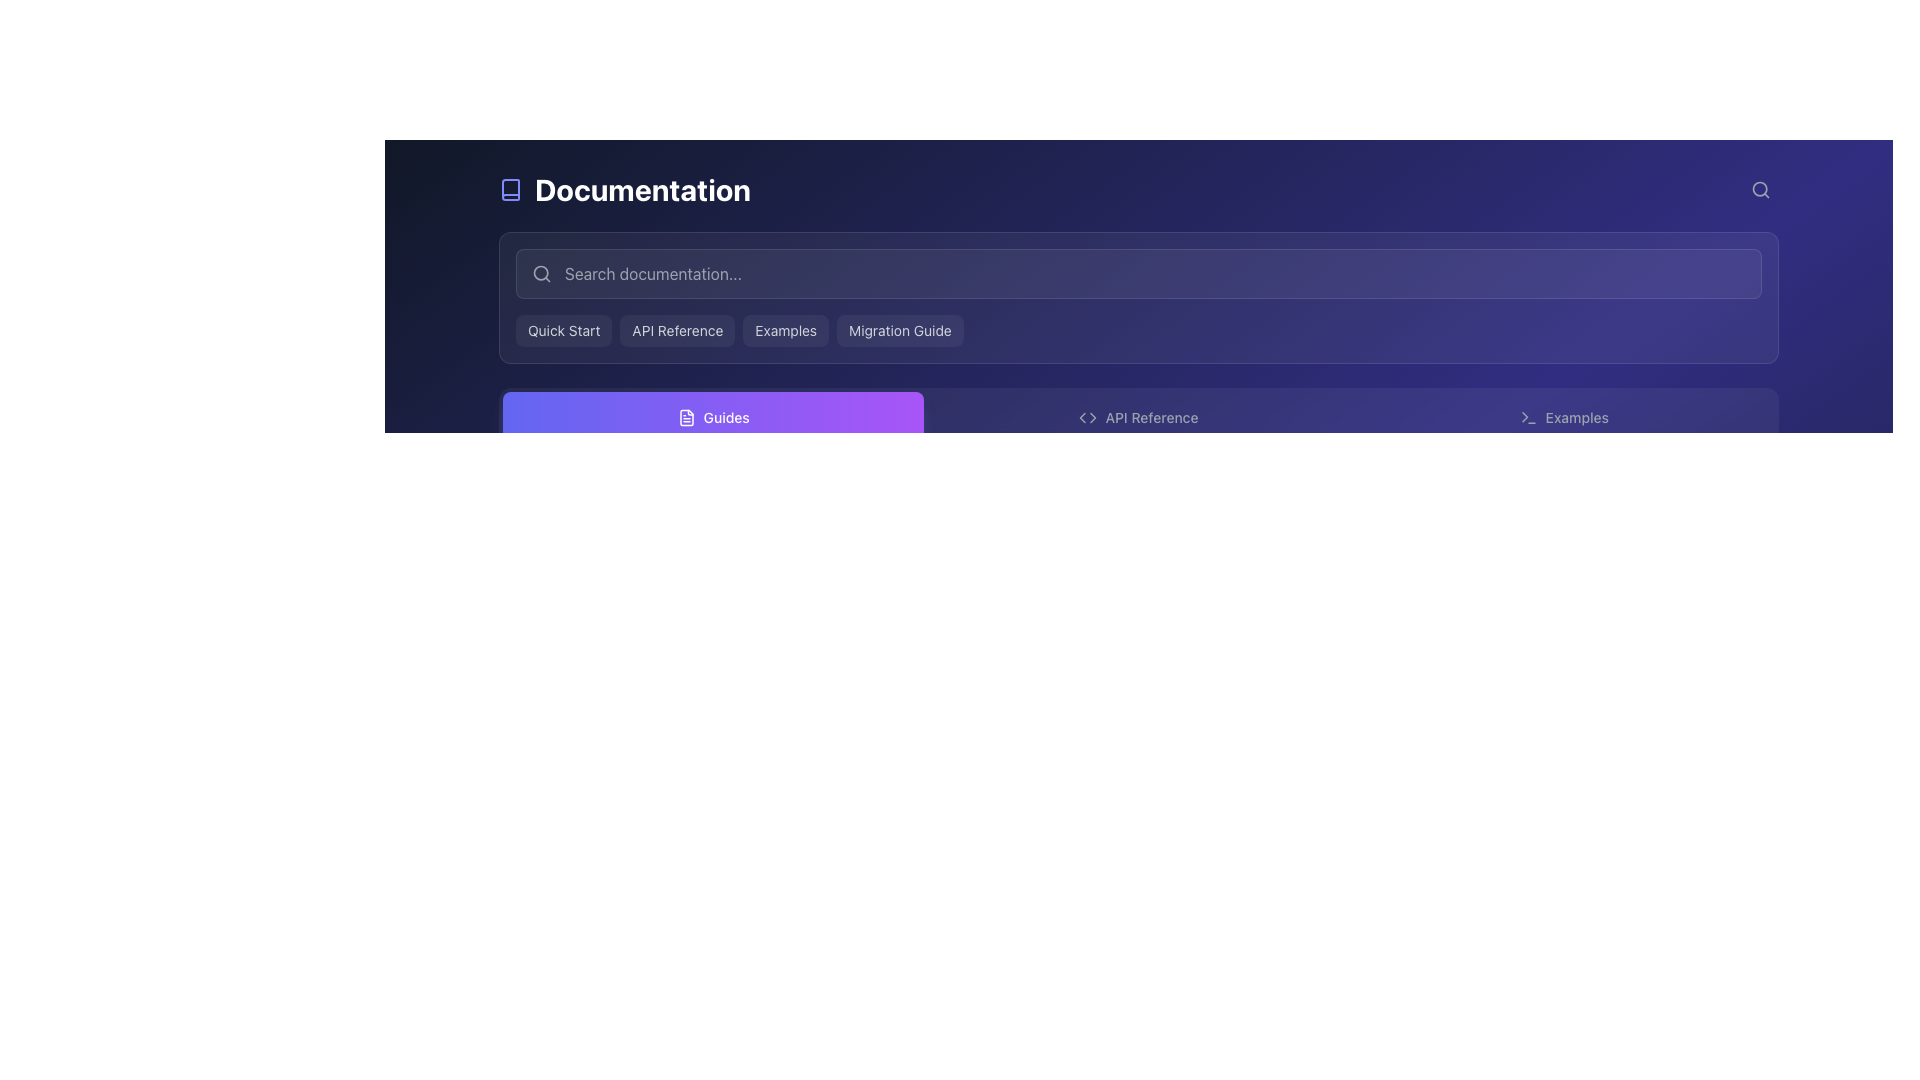 This screenshot has height=1080, width=1920. I want to click on the Navigation menu bar located underneath the 'Documentation' section, so click(1138, 416).